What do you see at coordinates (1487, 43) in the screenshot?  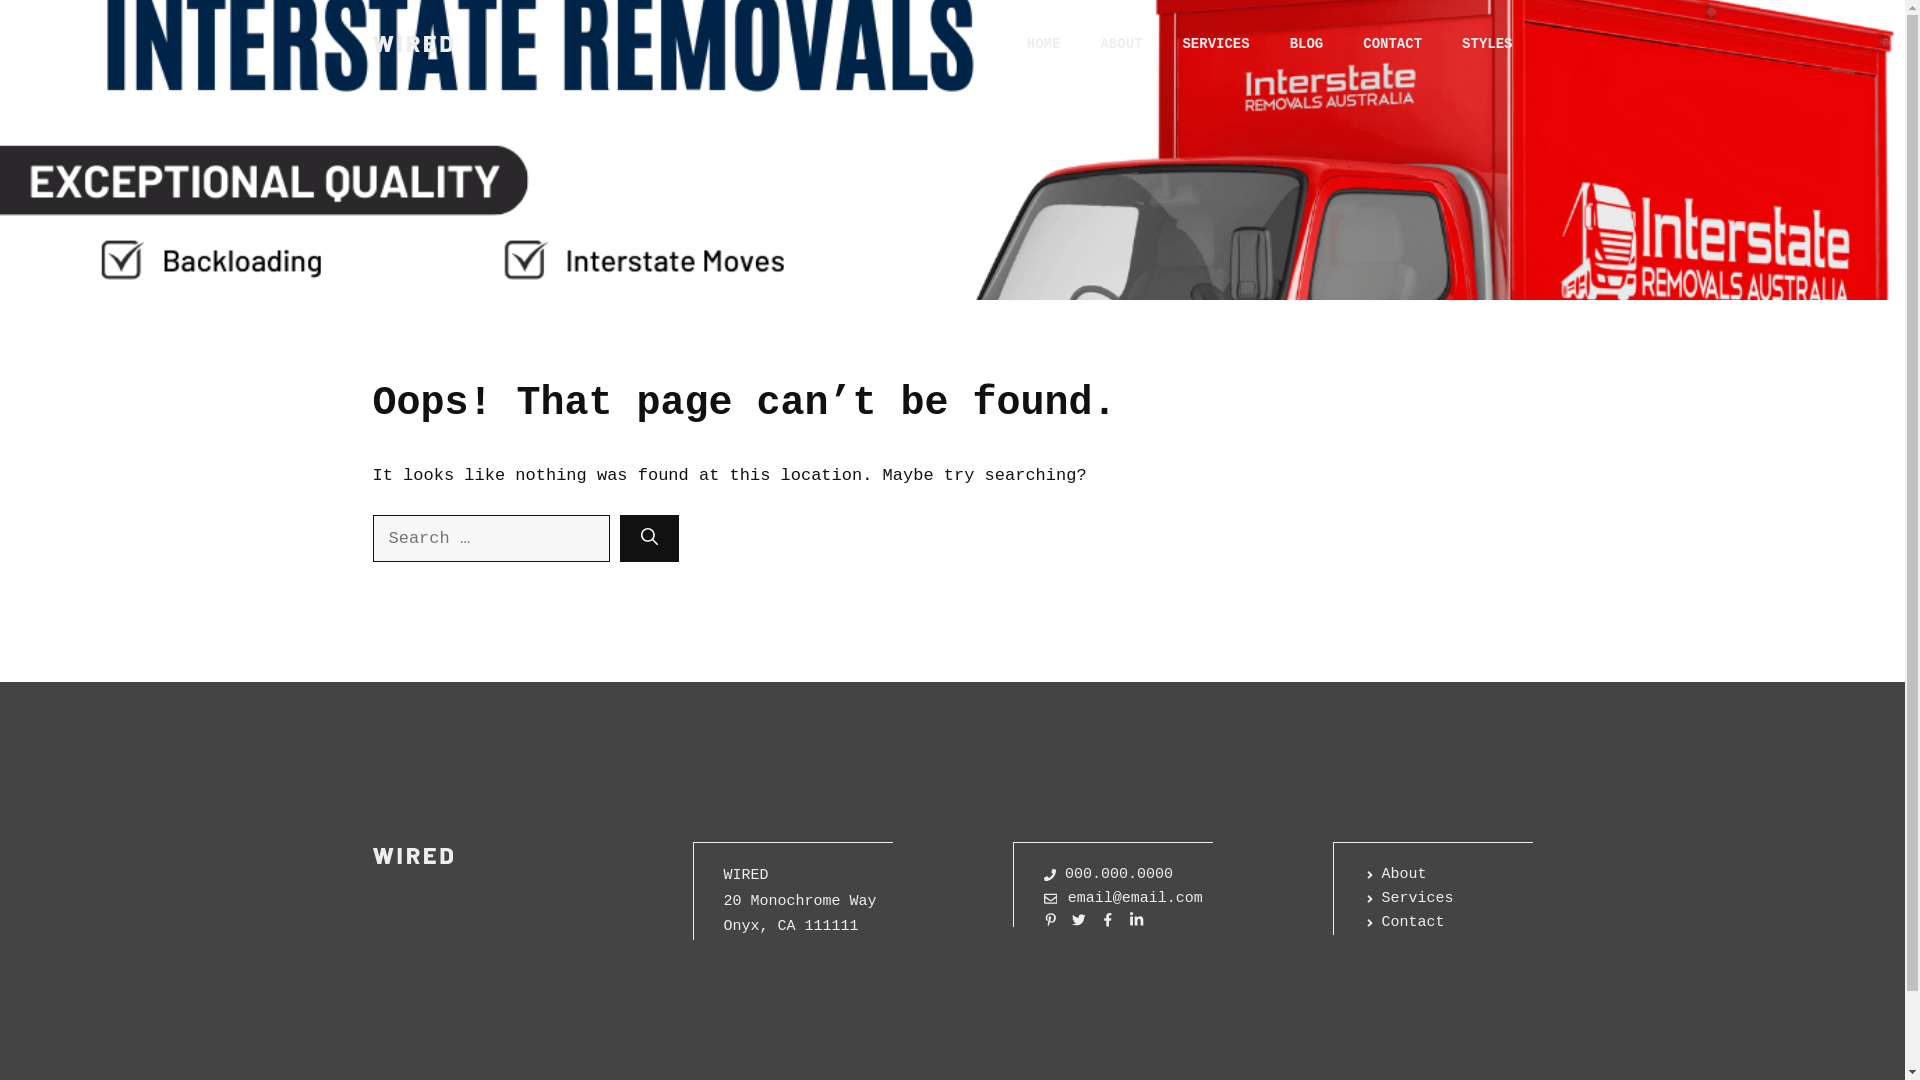 I see `'STYLES'` at bounding box center [1487, 43].